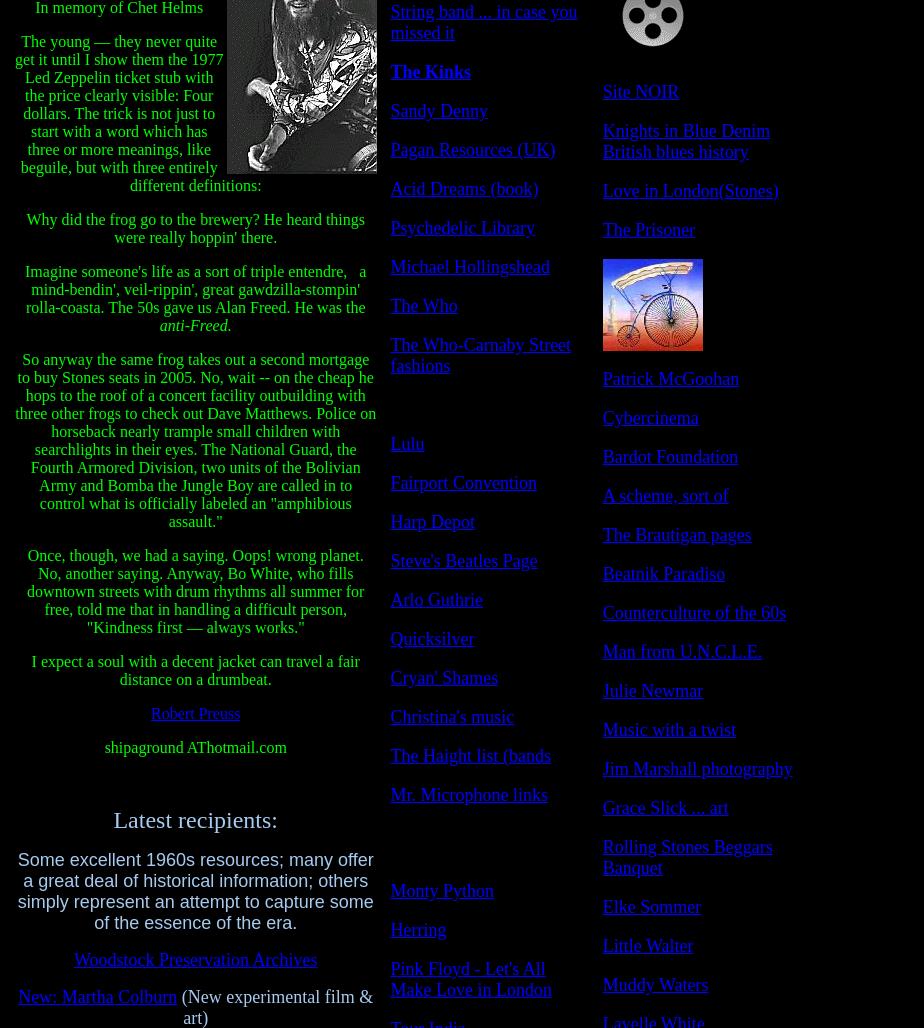  I want to click on 'Monty Python', so click(442, 889).